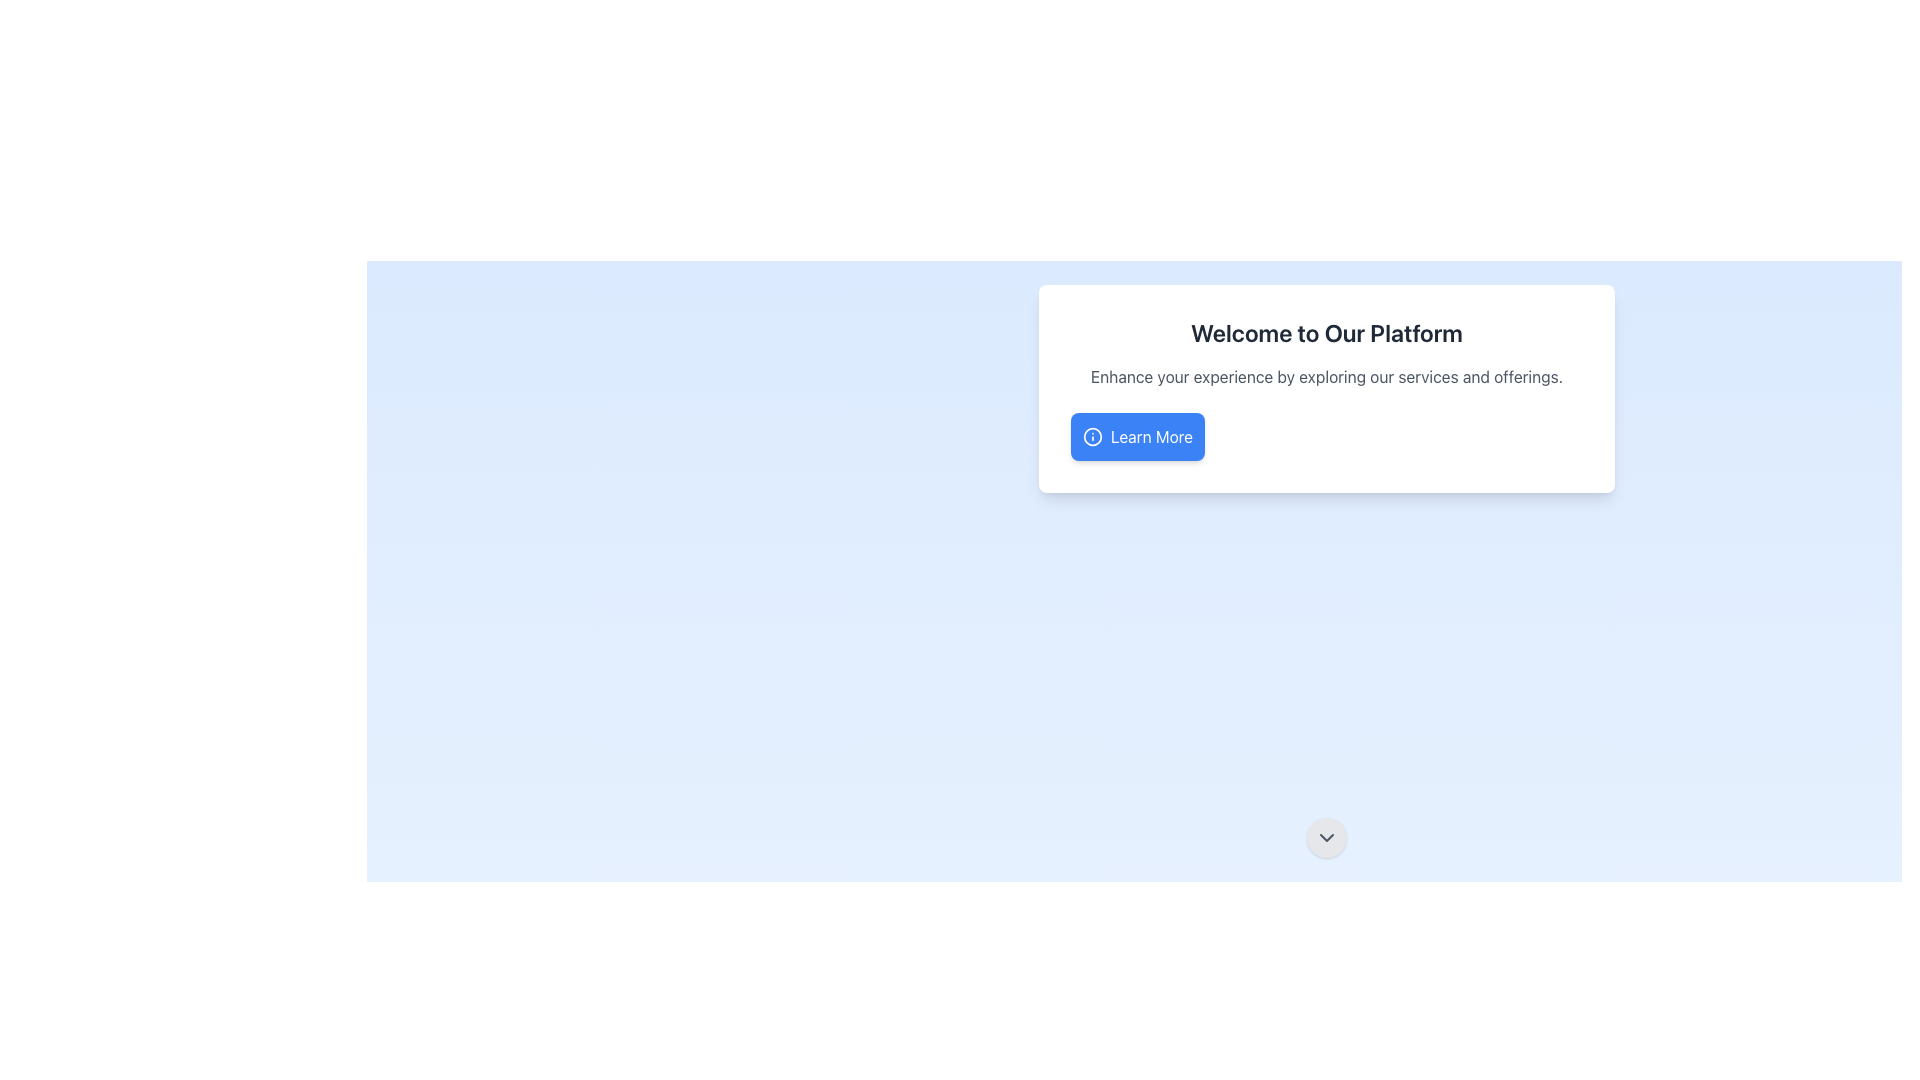 The width and height of the screenshot is (1920, 1080). I want to click on the visual indicator icon located to the immediate left of the 'Learn More' text within the button at the bottom of the card titled 'Welcome to Our Platform', so click(1092, 435).